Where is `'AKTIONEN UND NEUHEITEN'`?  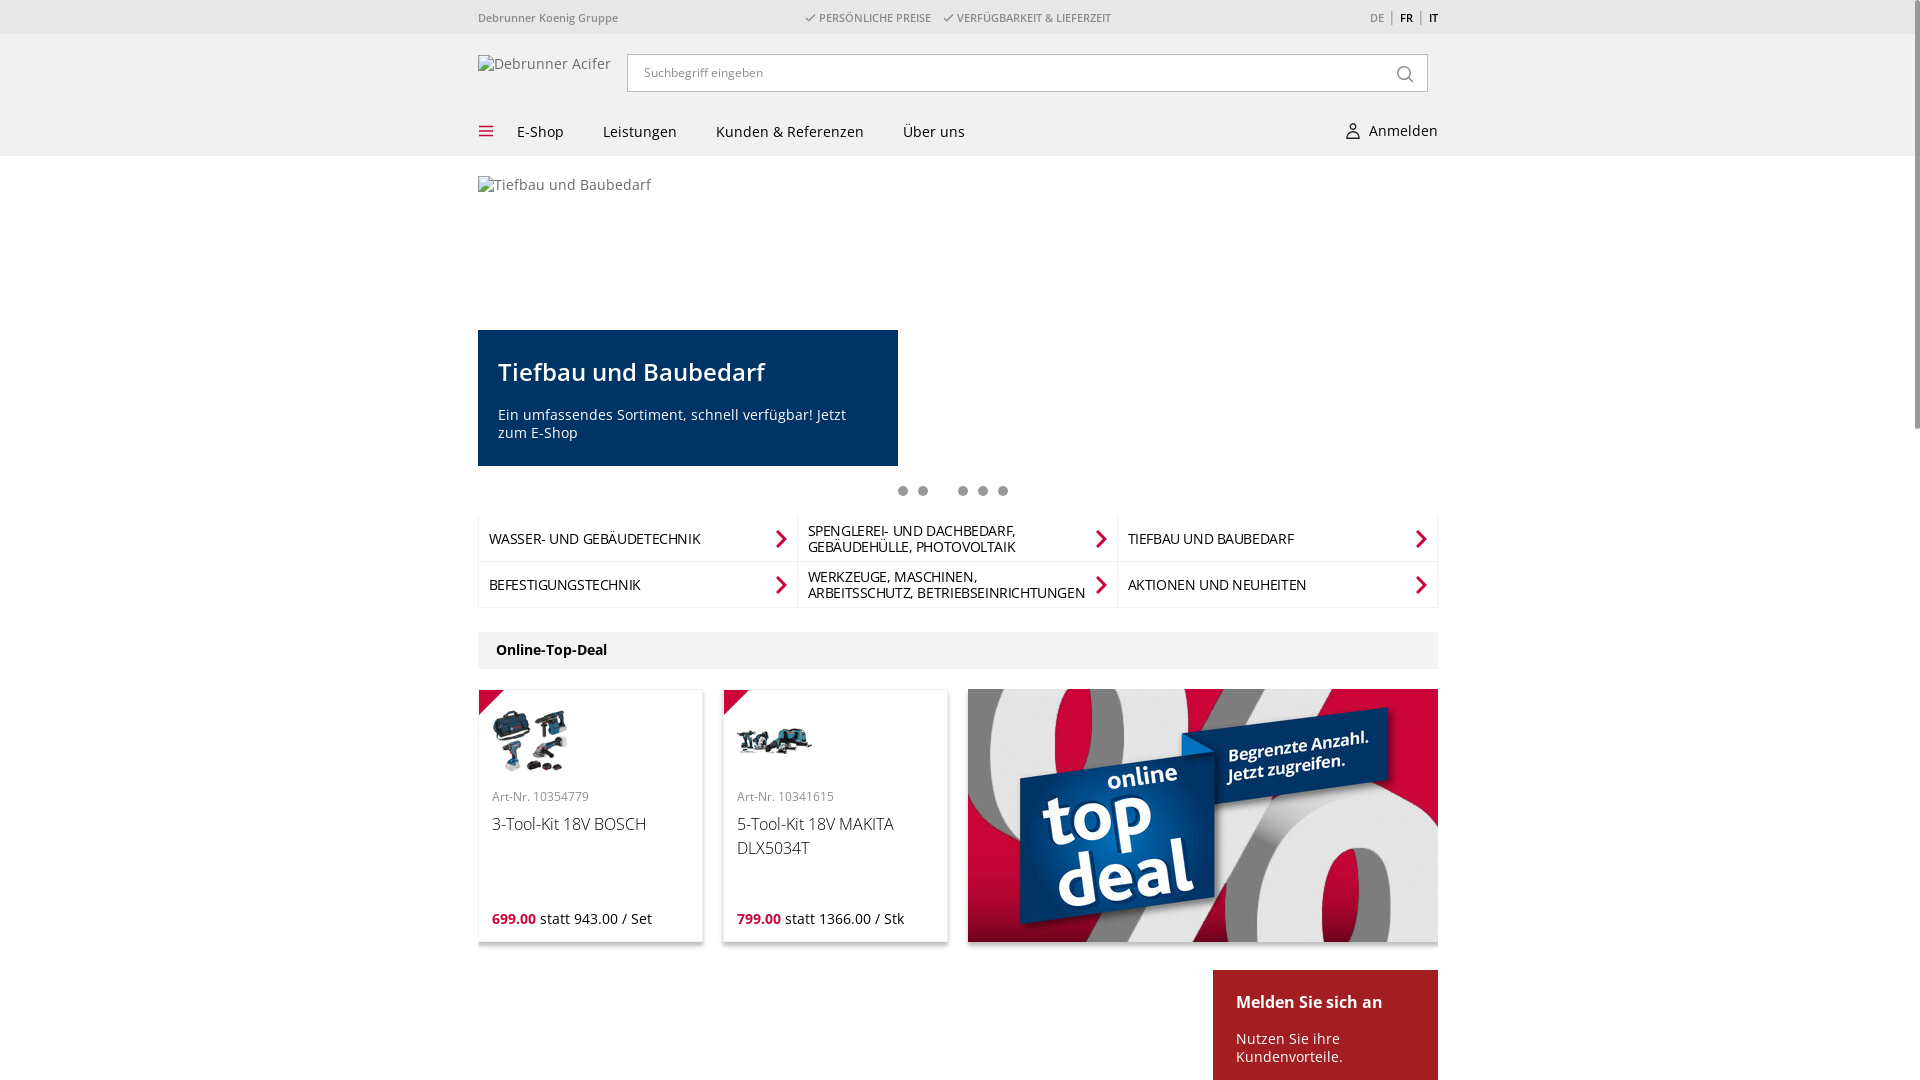
'AKTIONEN UND NEUHEITEN' is located at coordinates (1226, 585).